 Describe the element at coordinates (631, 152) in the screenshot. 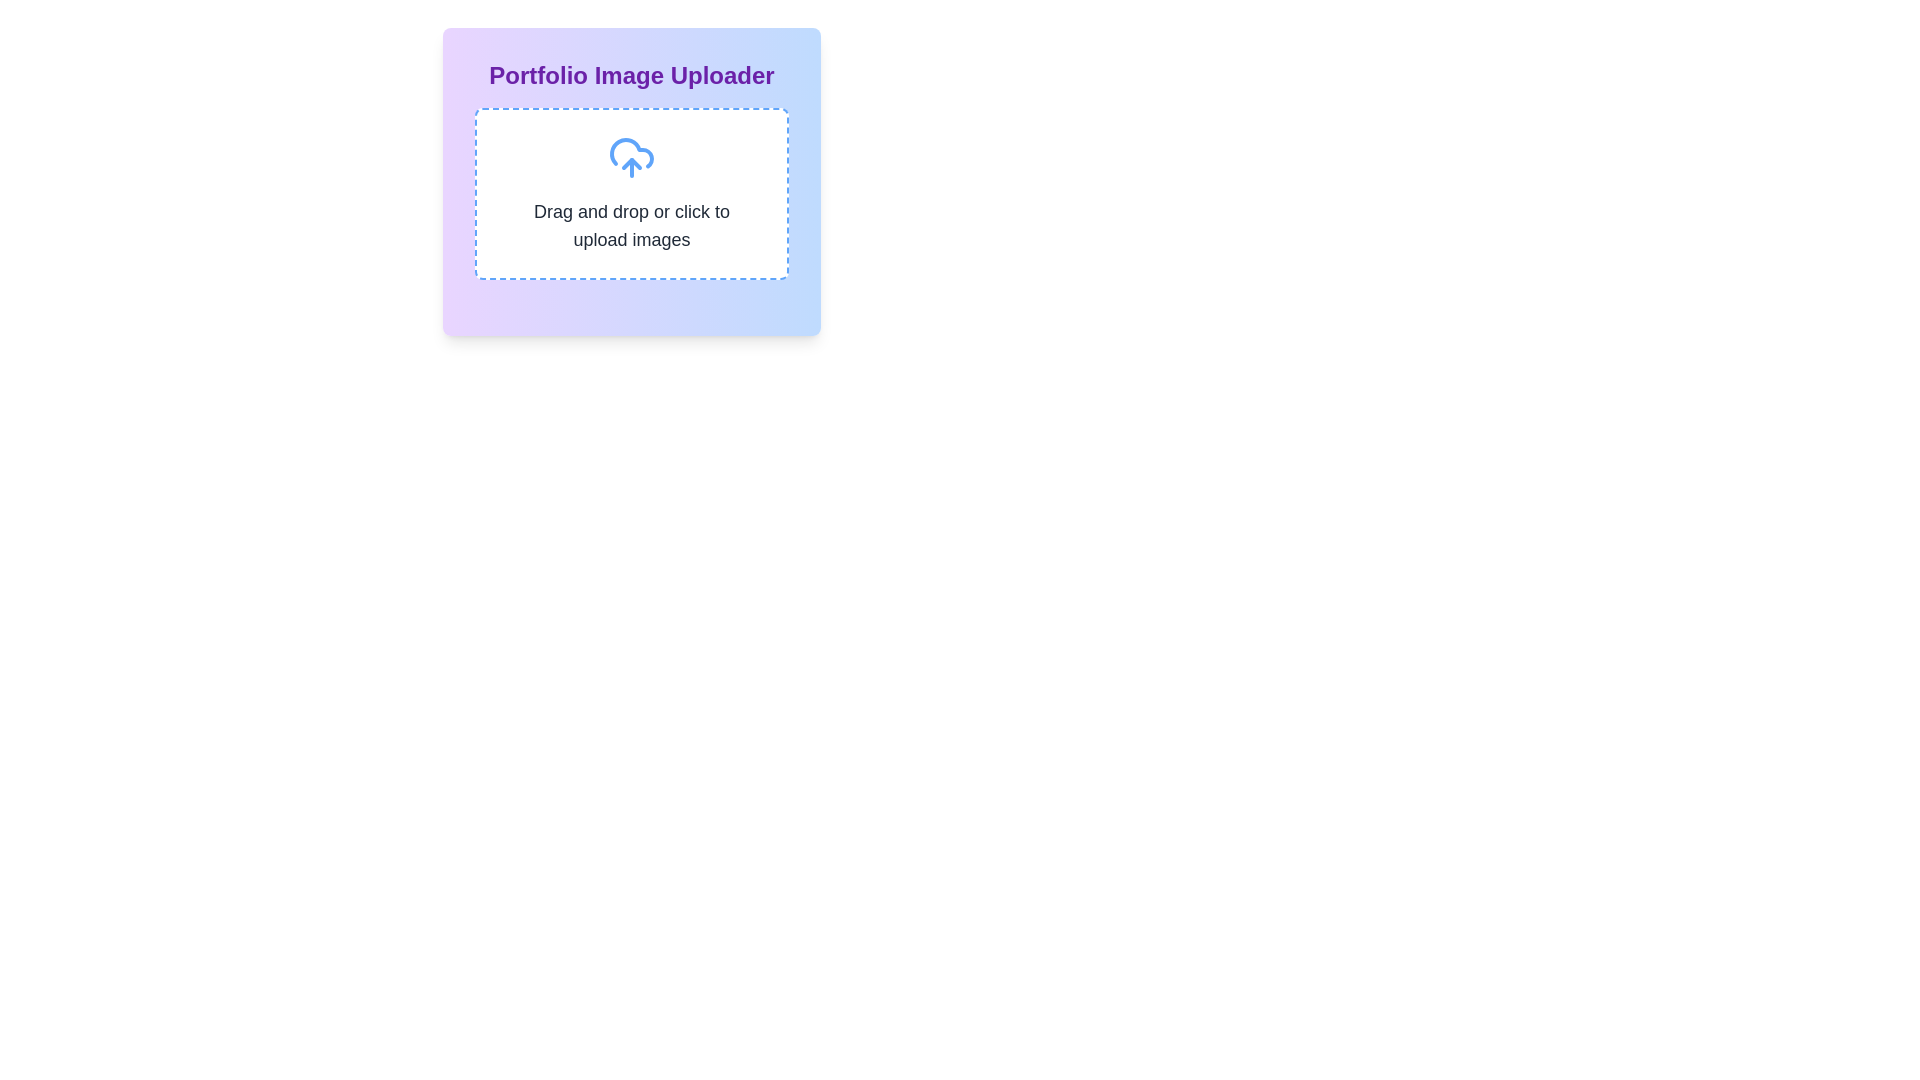

I see `the uppermost line segment of the cloud outline in the 'Portfolio Image Uploader' widget, which visually represents the concept of uploading files` at that location.